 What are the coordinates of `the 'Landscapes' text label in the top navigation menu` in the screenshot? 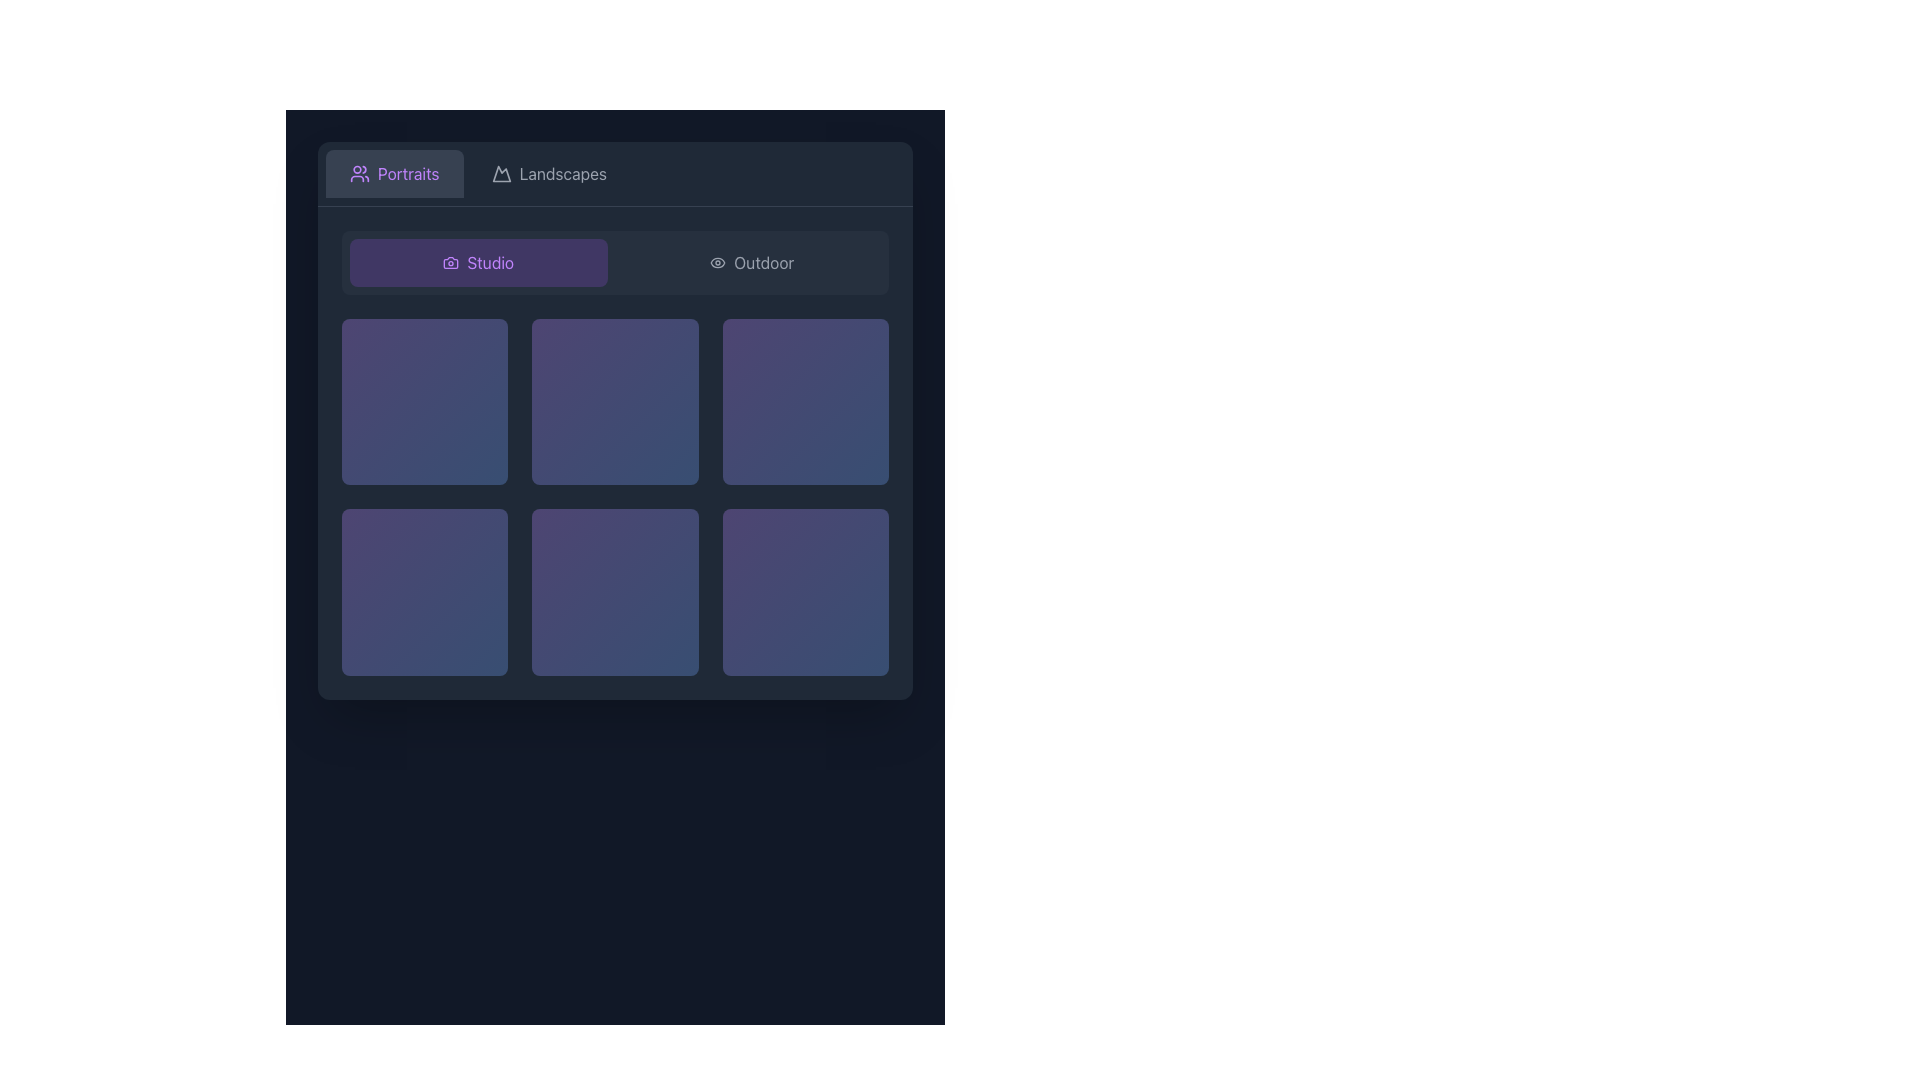 It's located at (562, 172).